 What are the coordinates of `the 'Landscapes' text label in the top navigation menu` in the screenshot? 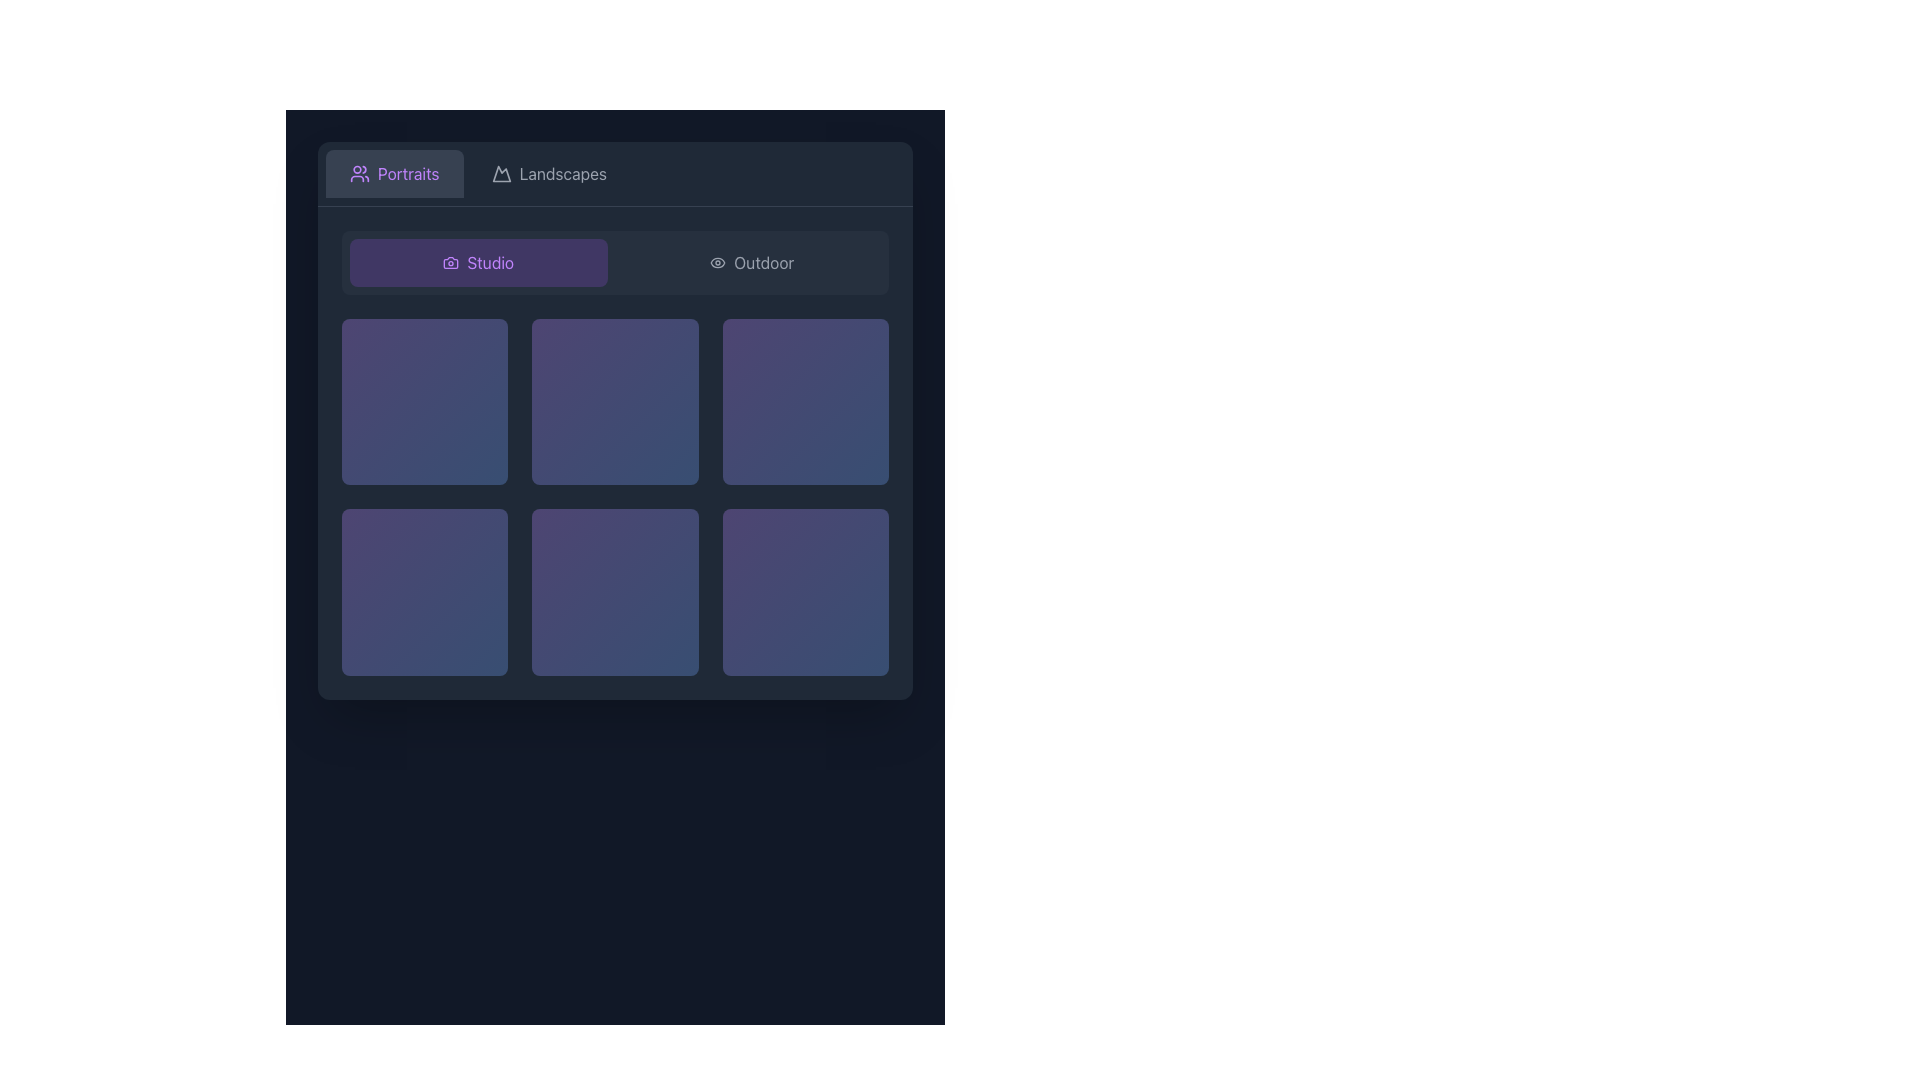 It's located at (562, 172).